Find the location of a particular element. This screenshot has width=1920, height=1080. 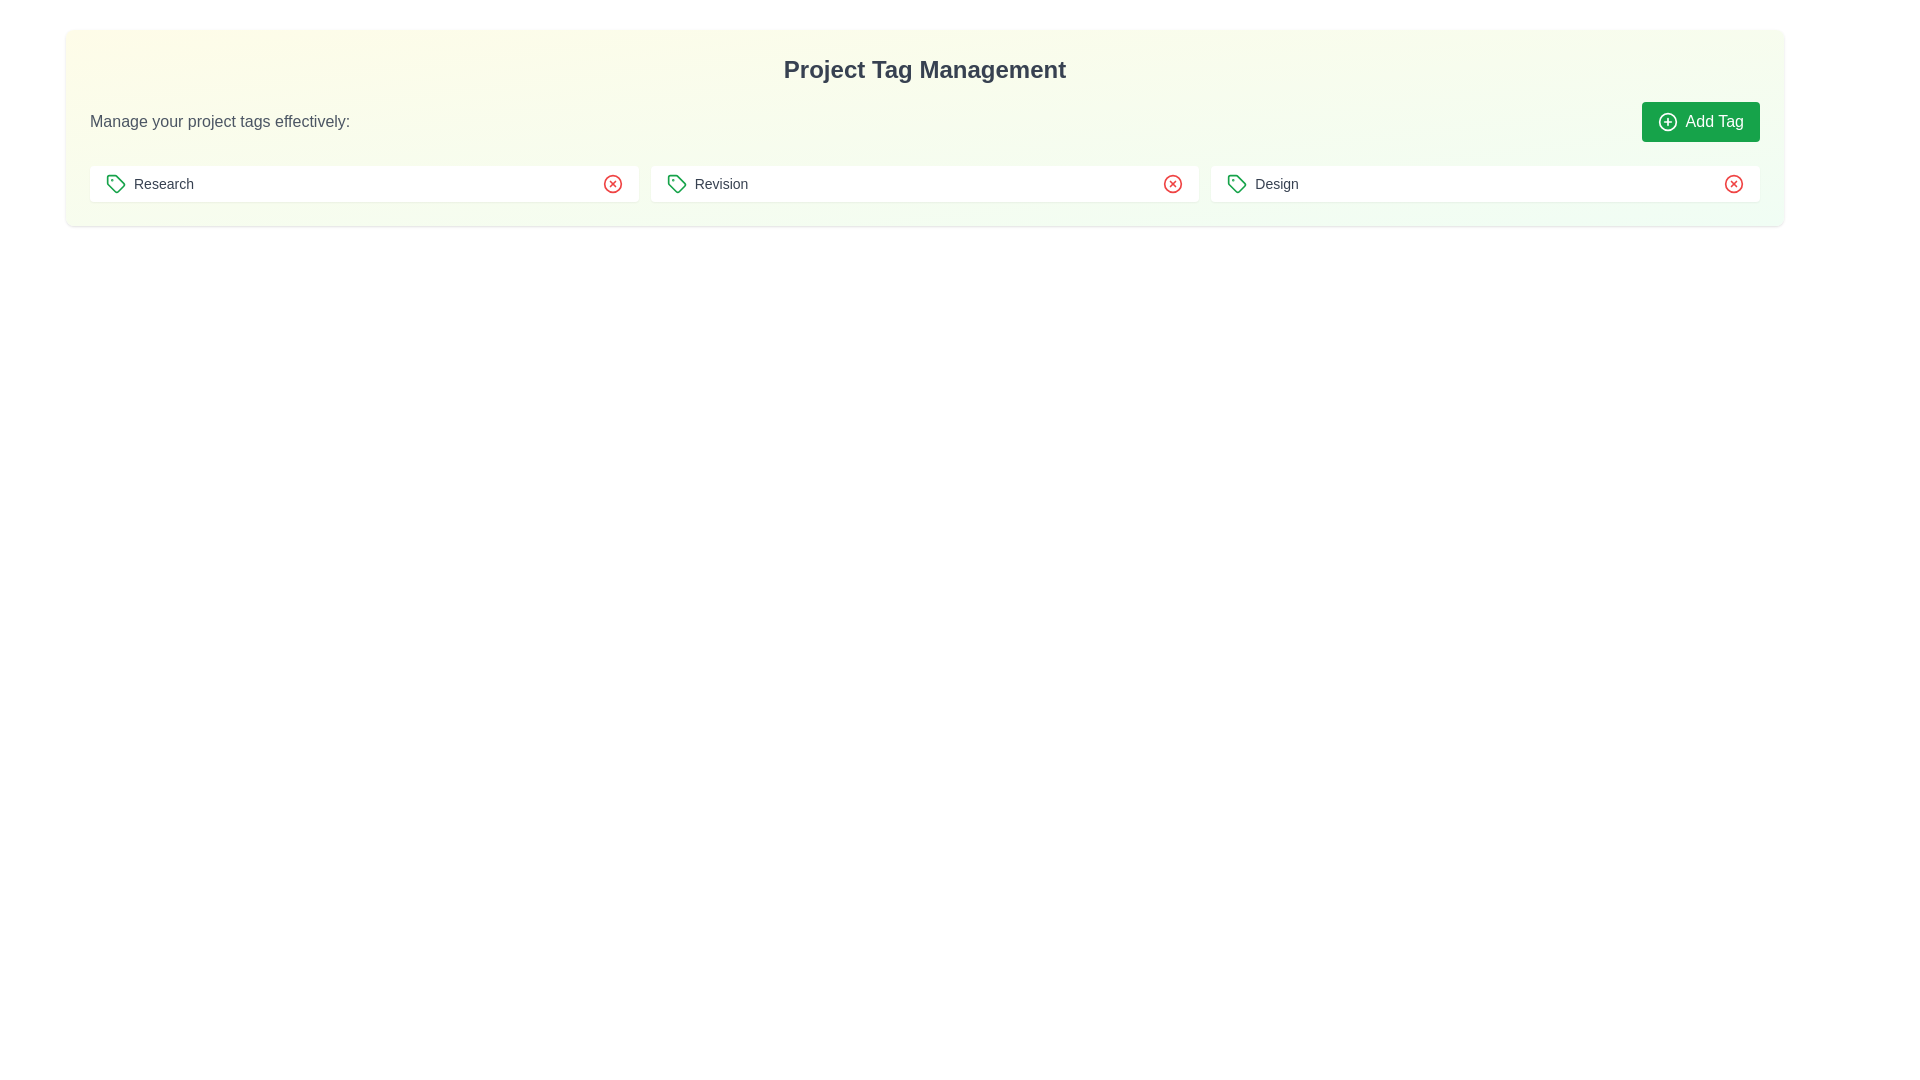

the 'Research' tag element is located at coordinates (364, 184).